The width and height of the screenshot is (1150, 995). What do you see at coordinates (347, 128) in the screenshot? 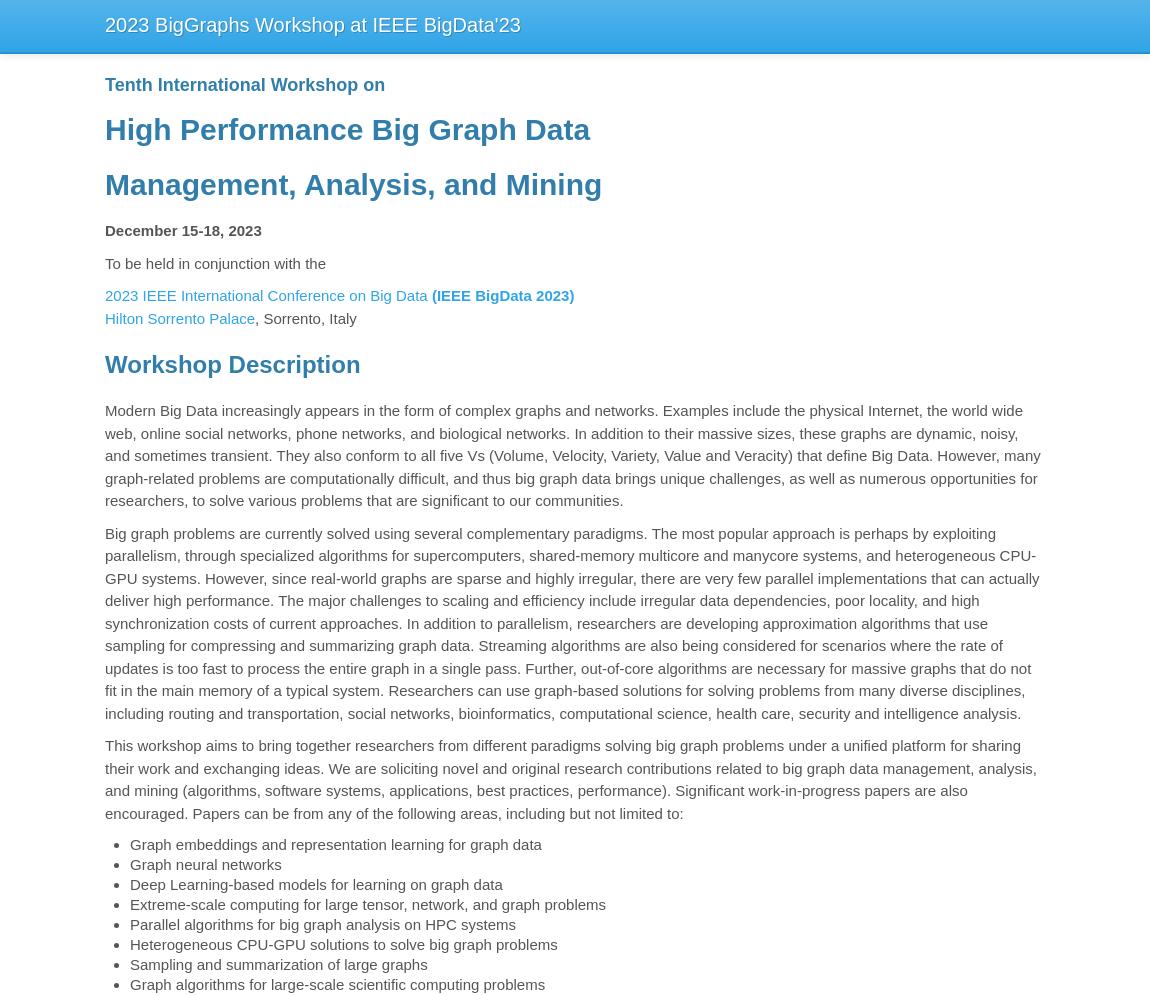
I see `'High Performance Big Graph Data'` at bounding box center [347, 128].